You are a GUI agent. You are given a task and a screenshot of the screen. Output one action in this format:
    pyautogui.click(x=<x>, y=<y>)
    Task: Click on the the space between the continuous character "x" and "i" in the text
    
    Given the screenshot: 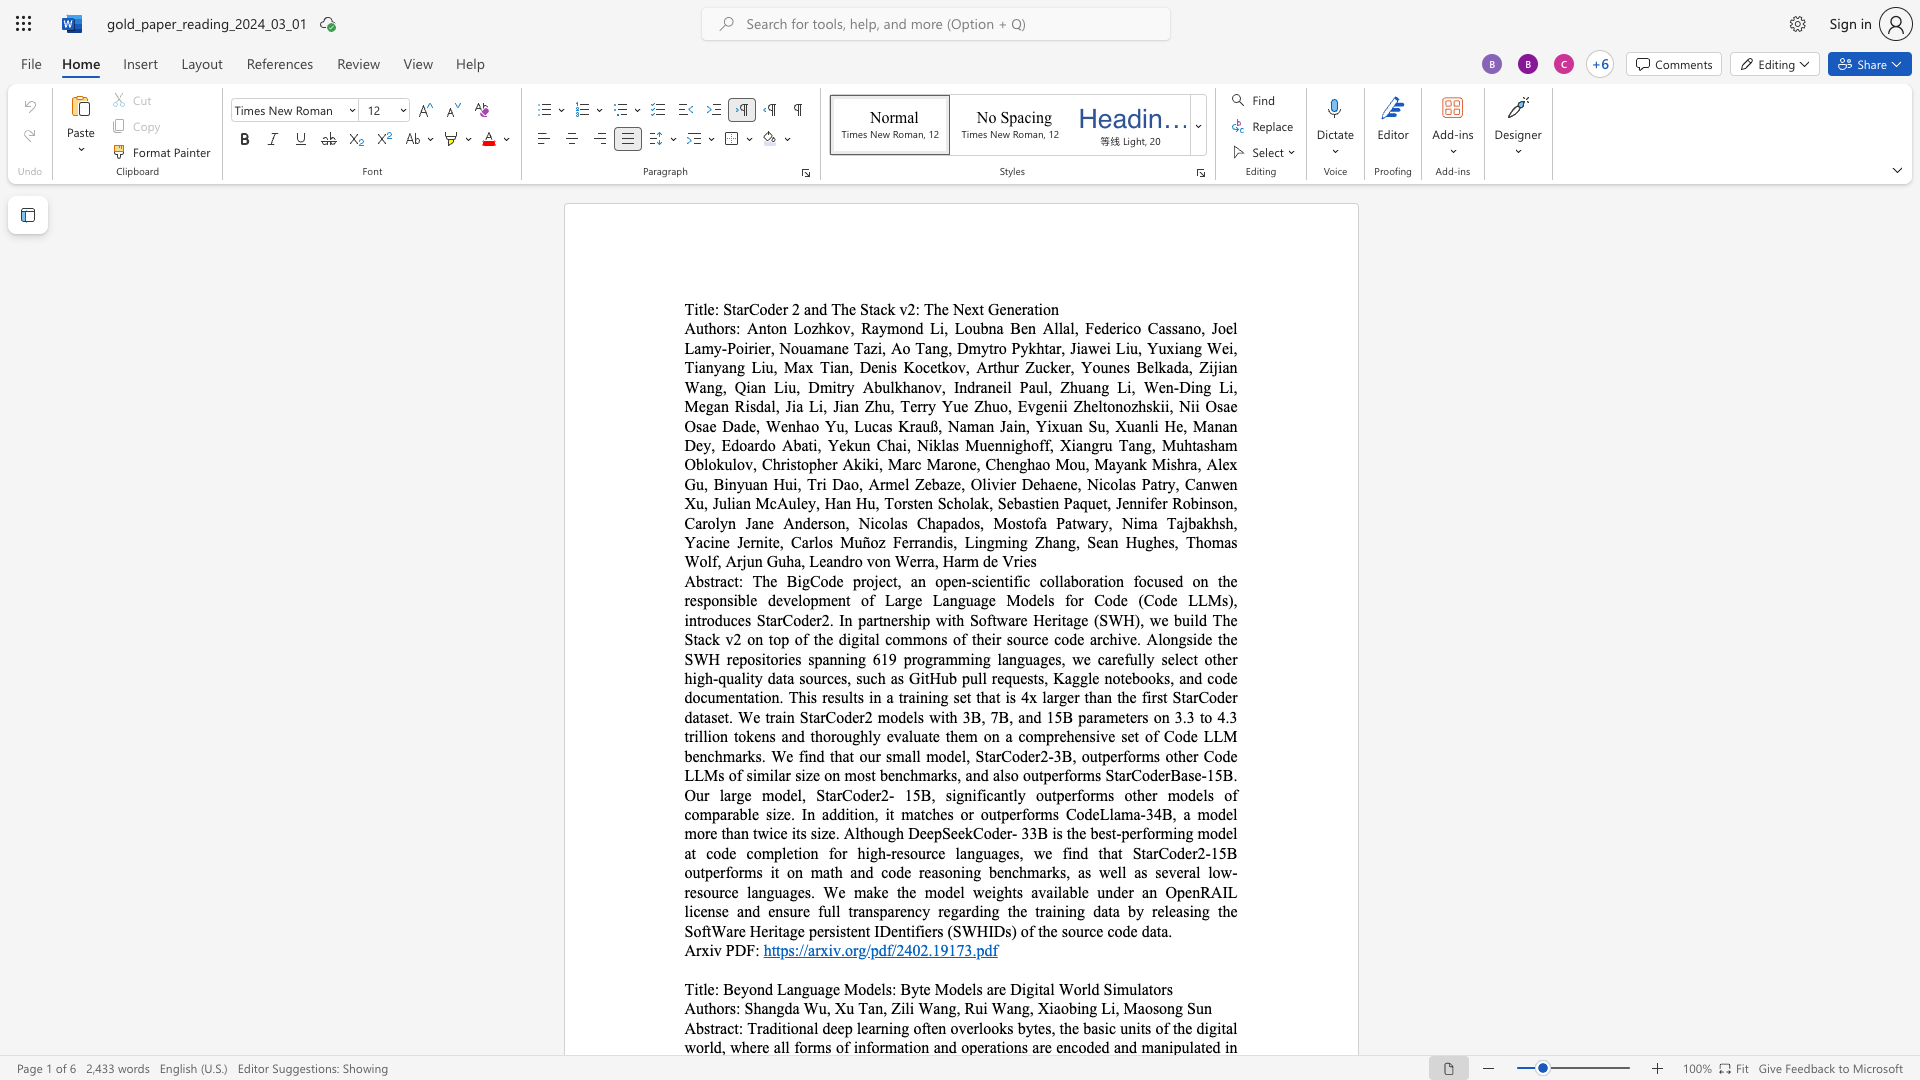 What is the action you would take?
    pyautogui.click(x=827, y=949)
    